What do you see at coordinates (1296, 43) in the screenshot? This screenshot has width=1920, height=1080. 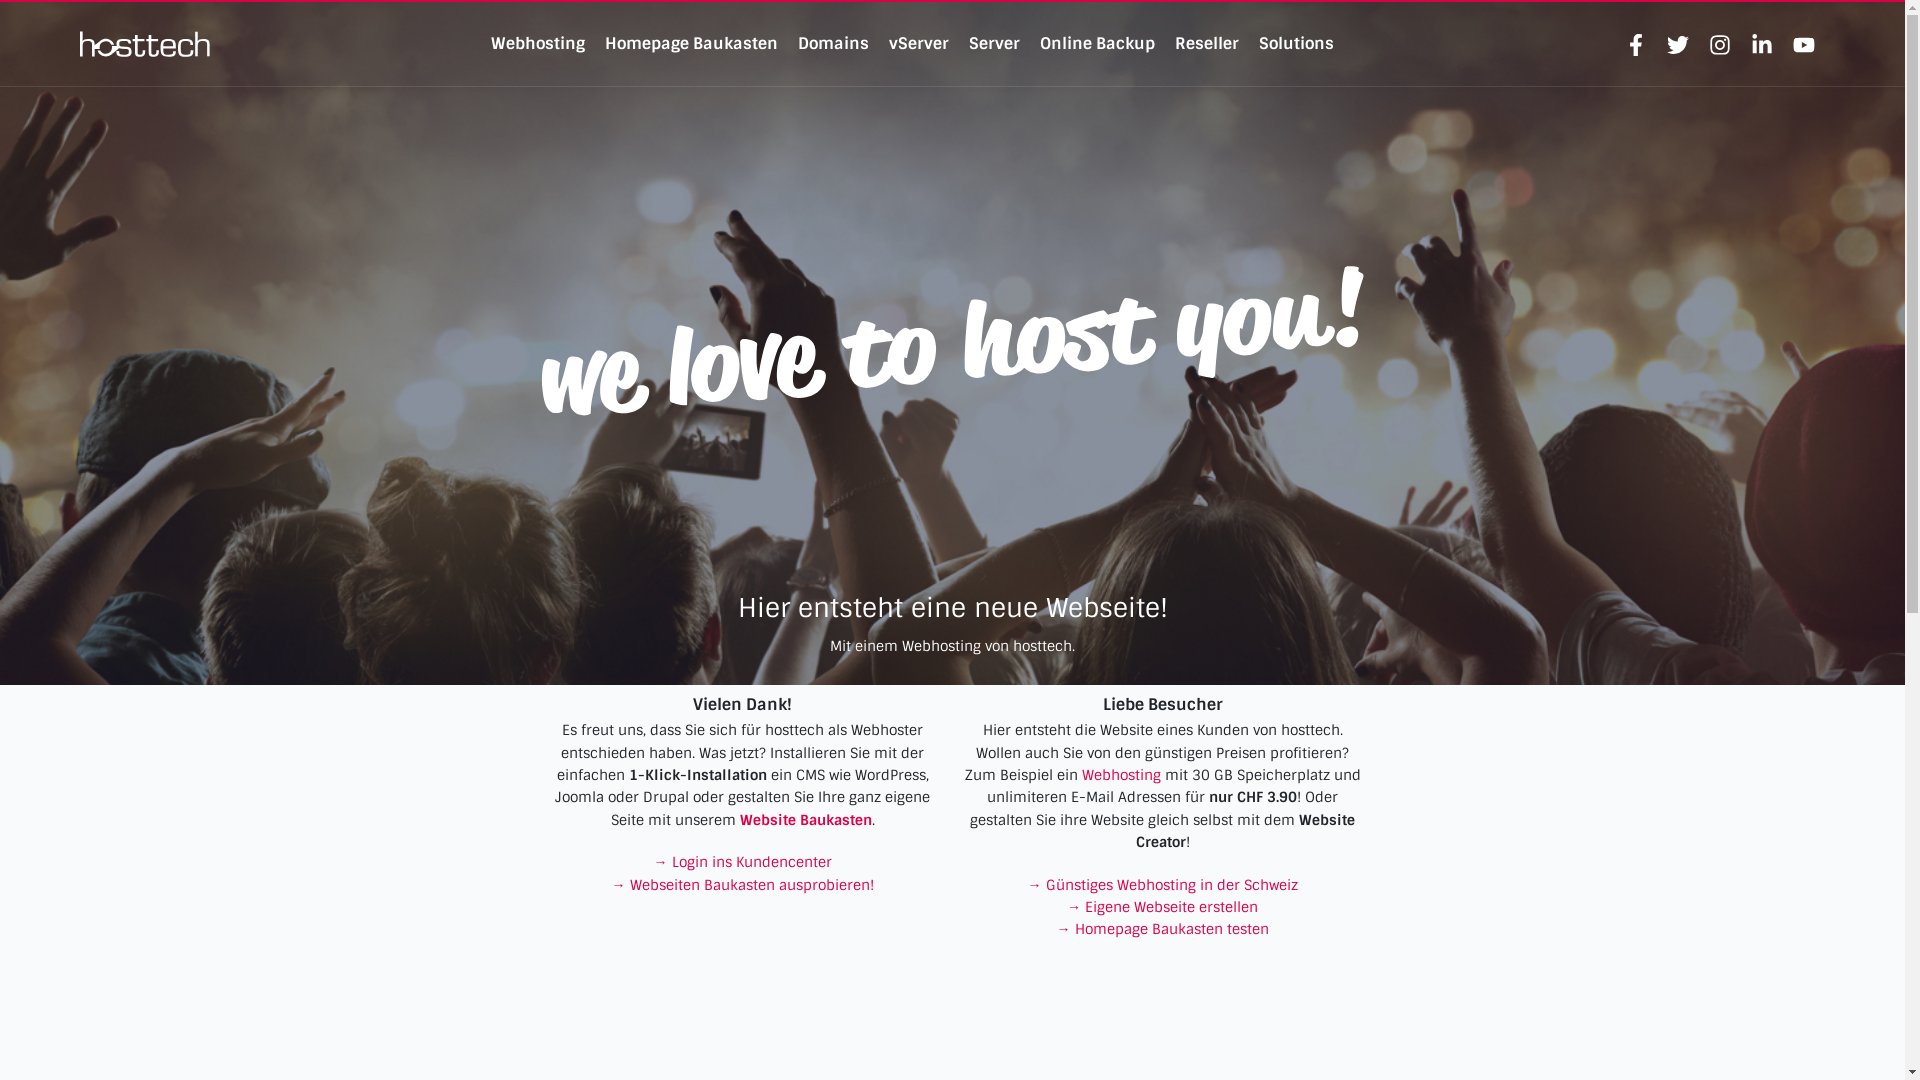 I see `'Solutions'` at bounding box center [1296, 43].